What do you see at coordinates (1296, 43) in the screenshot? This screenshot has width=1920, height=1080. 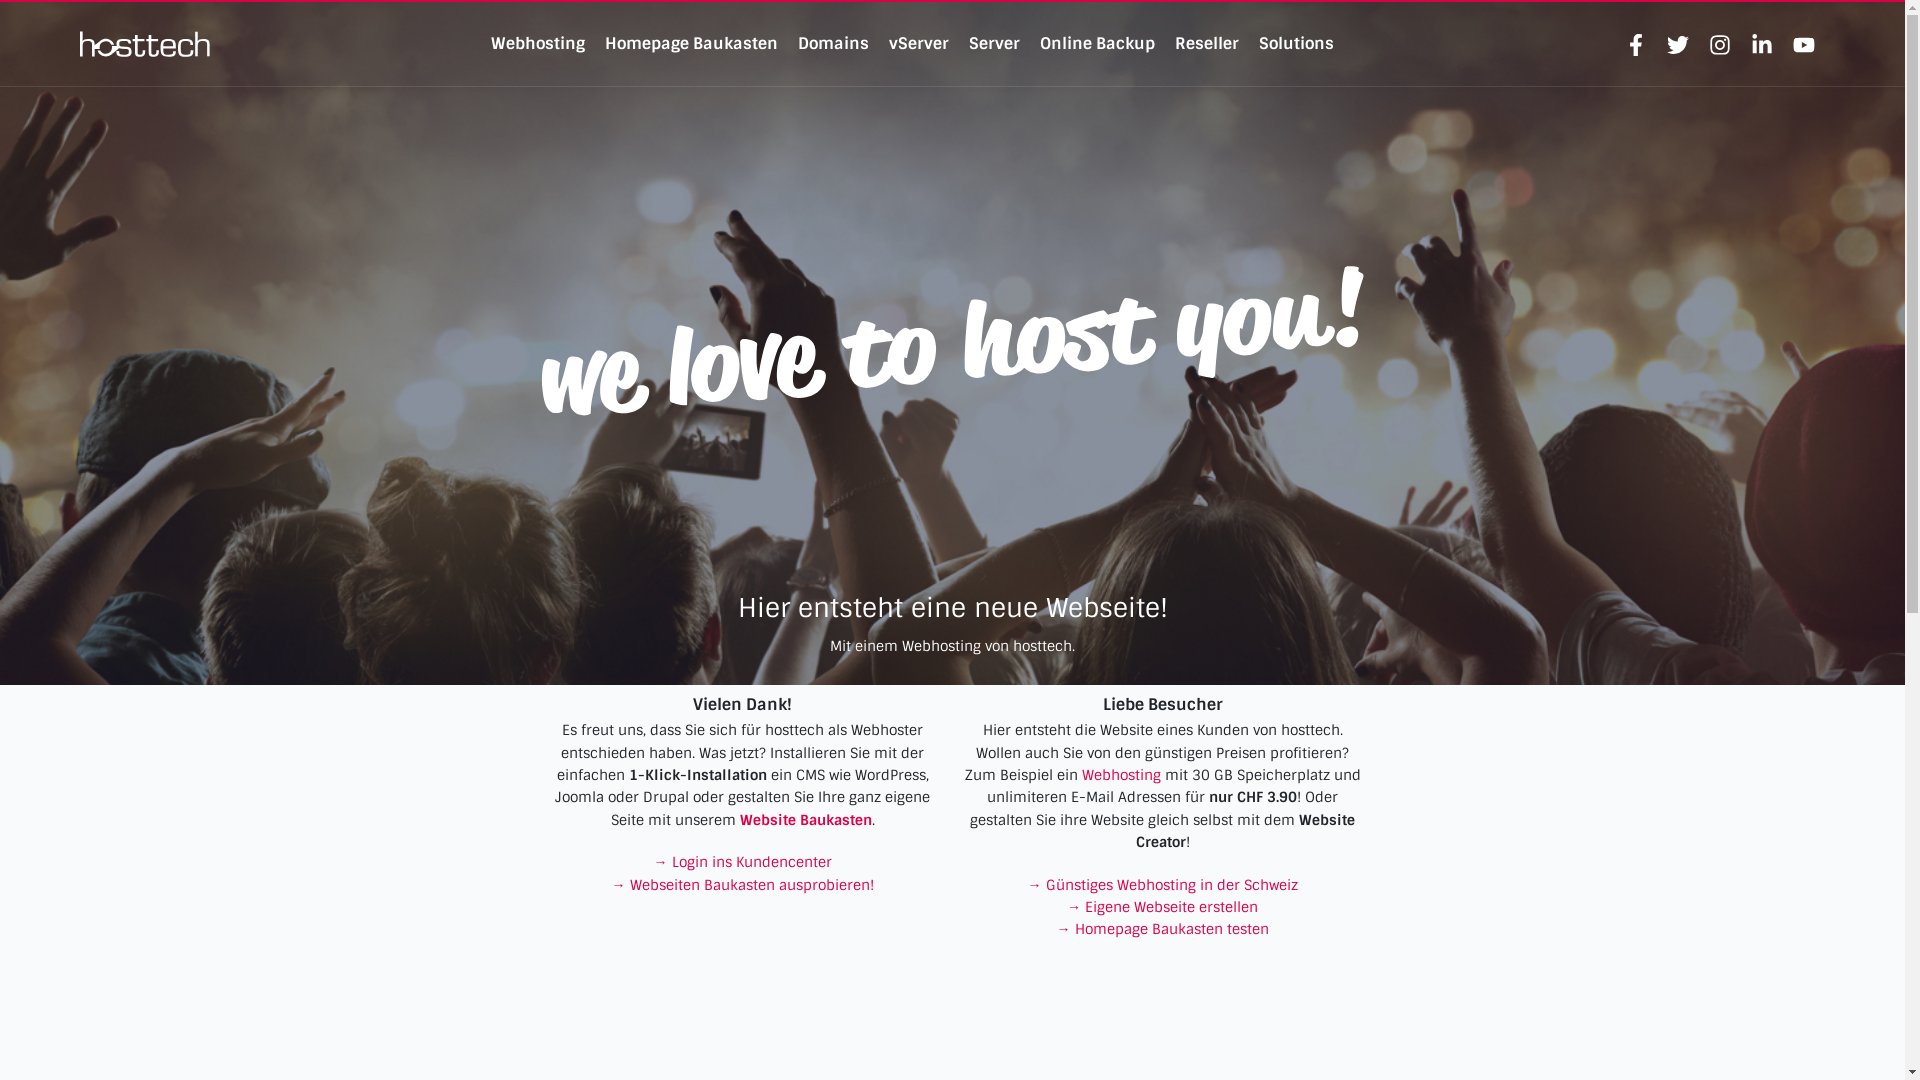 I see `'Solutions'` at bounding box center [1296, 43].